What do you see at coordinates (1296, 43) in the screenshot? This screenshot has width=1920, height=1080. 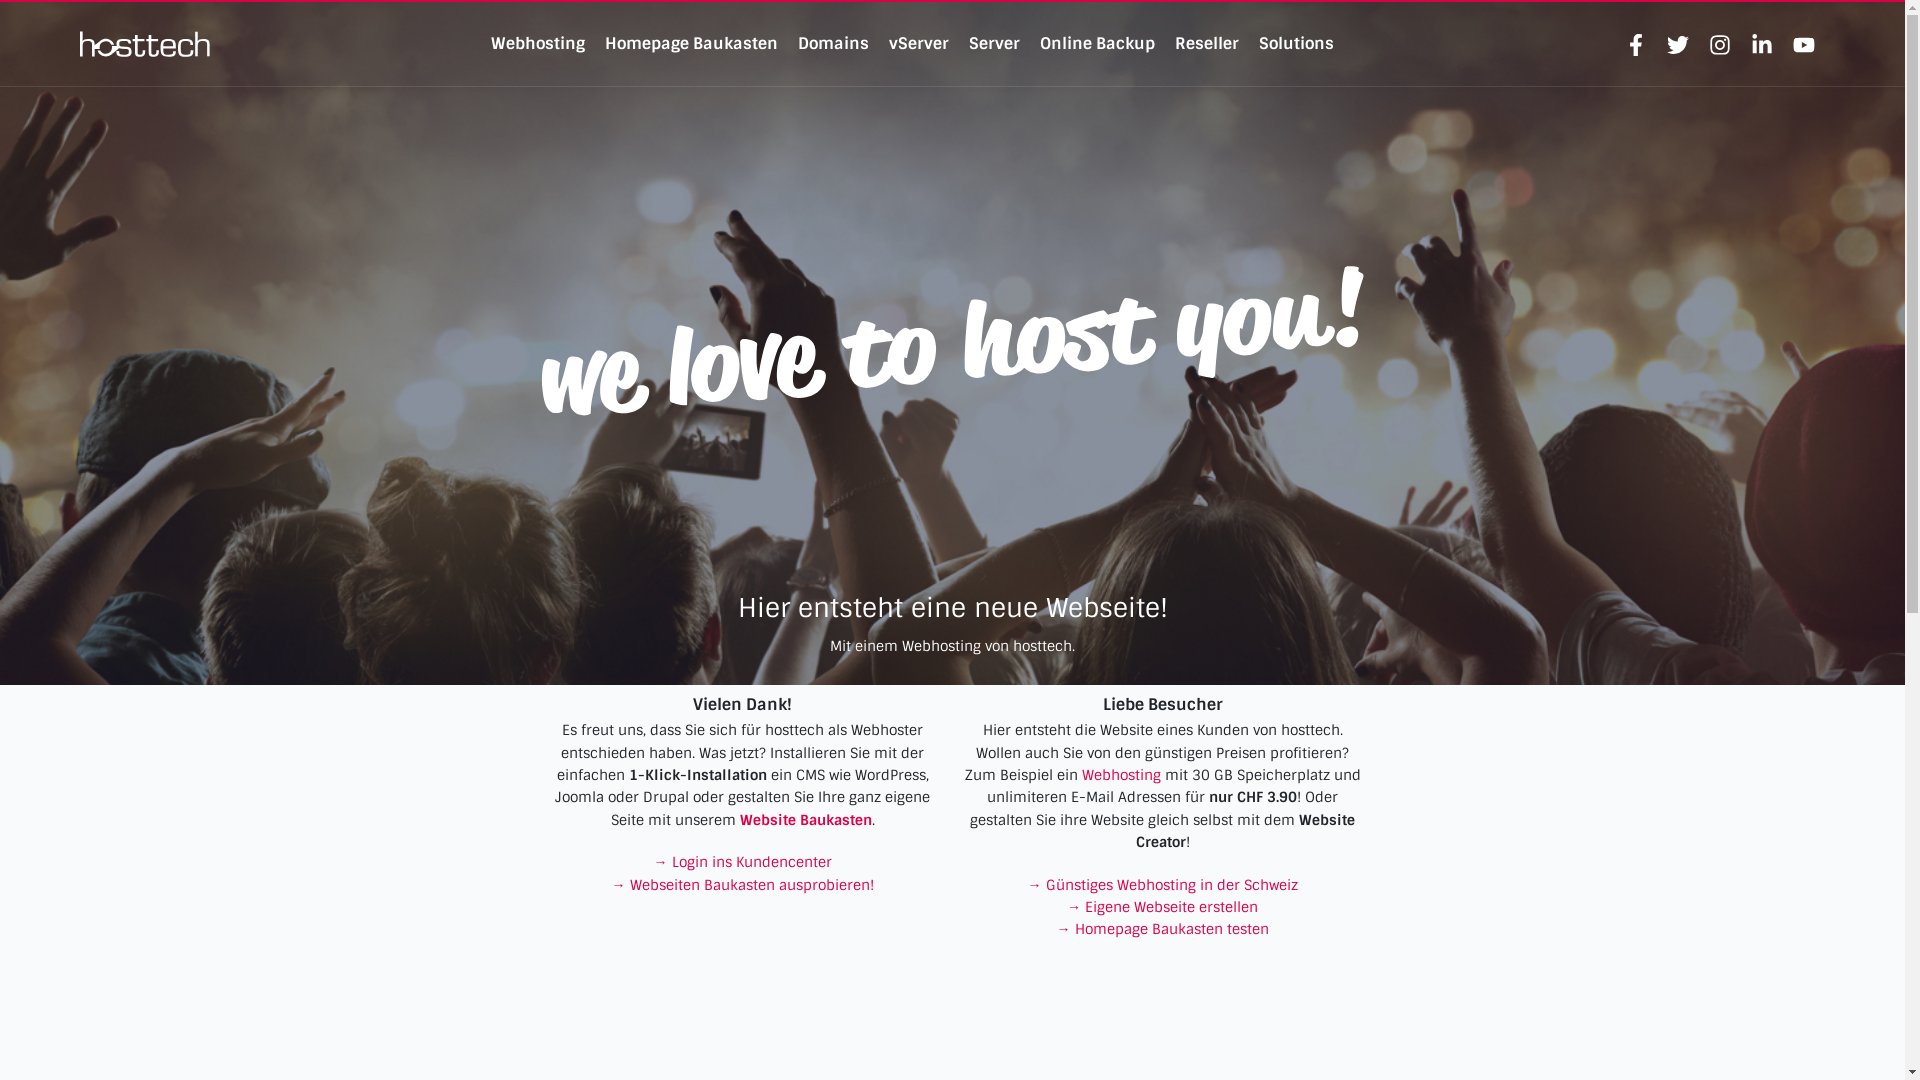 I see `'Solutions'` at bounding box center [1296, 43].